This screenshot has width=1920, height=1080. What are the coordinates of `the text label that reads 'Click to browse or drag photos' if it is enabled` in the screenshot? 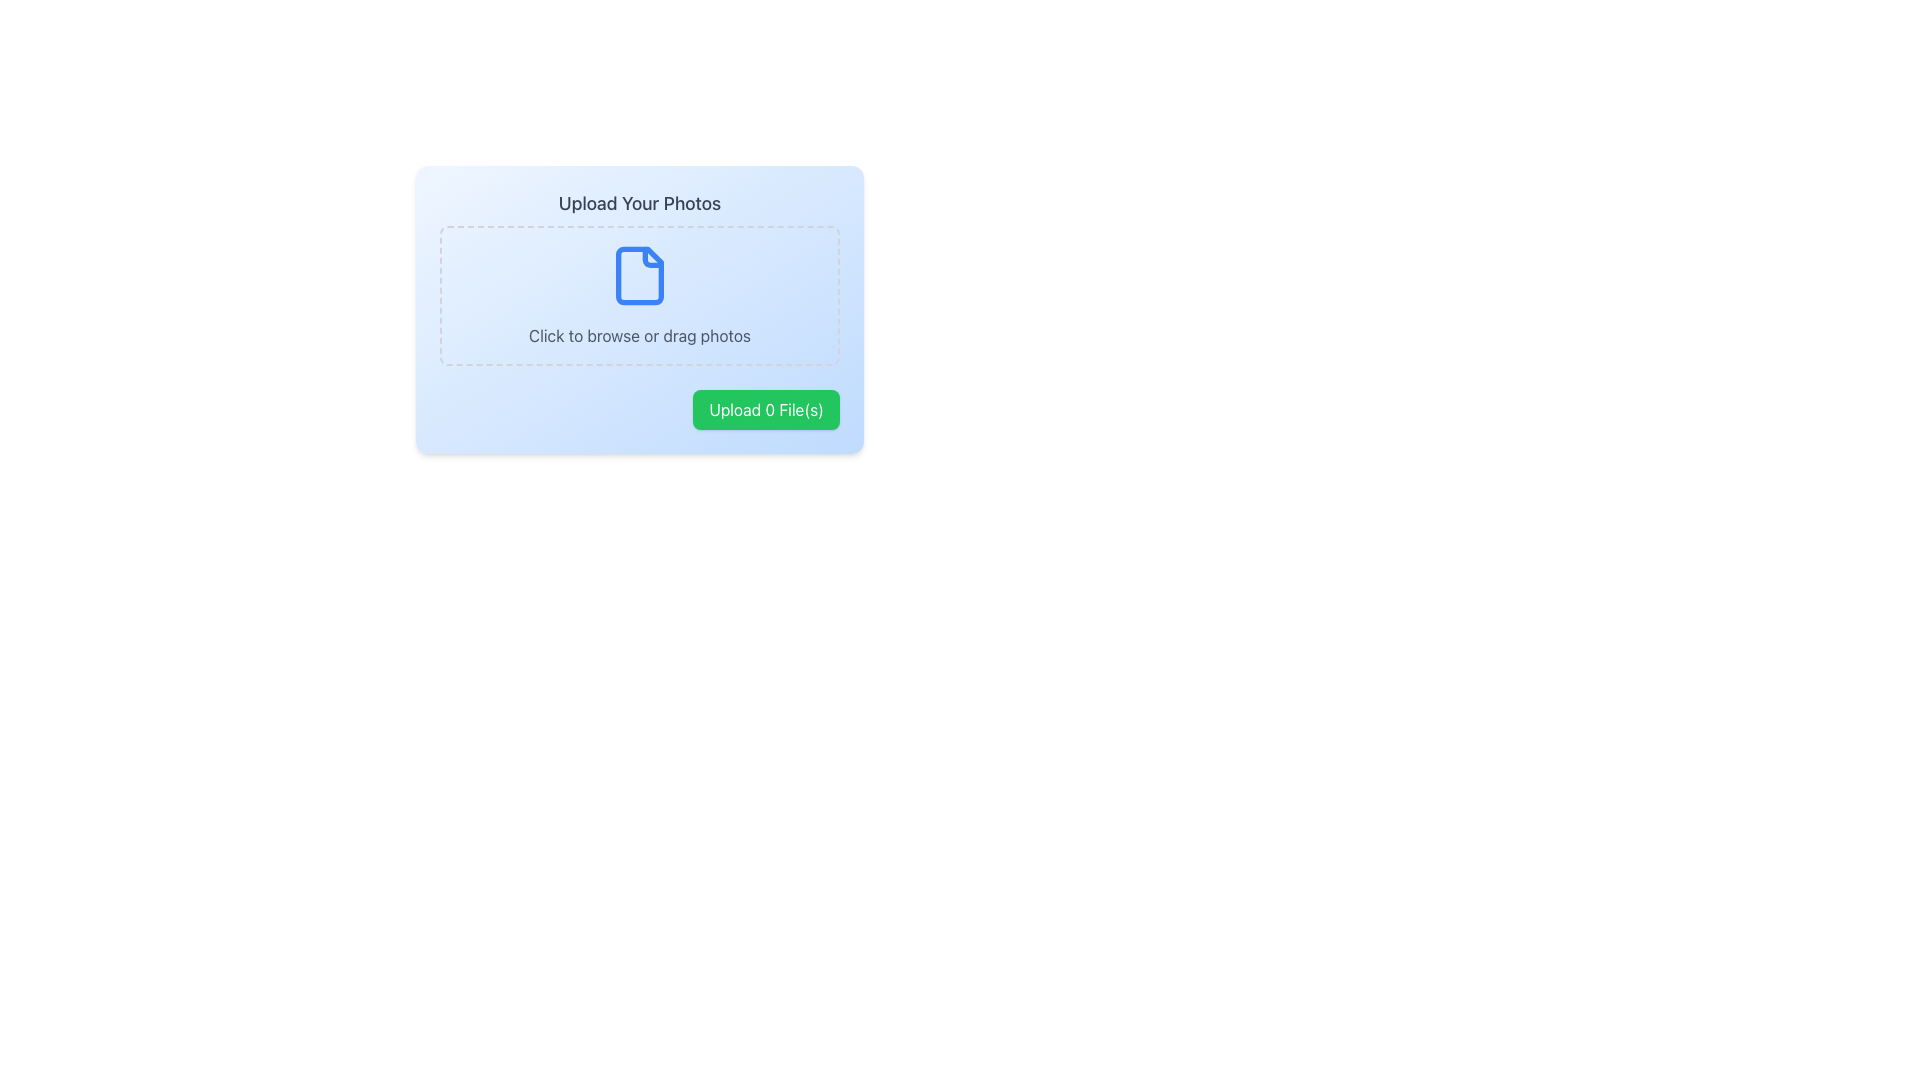 It's located at (638, 334).